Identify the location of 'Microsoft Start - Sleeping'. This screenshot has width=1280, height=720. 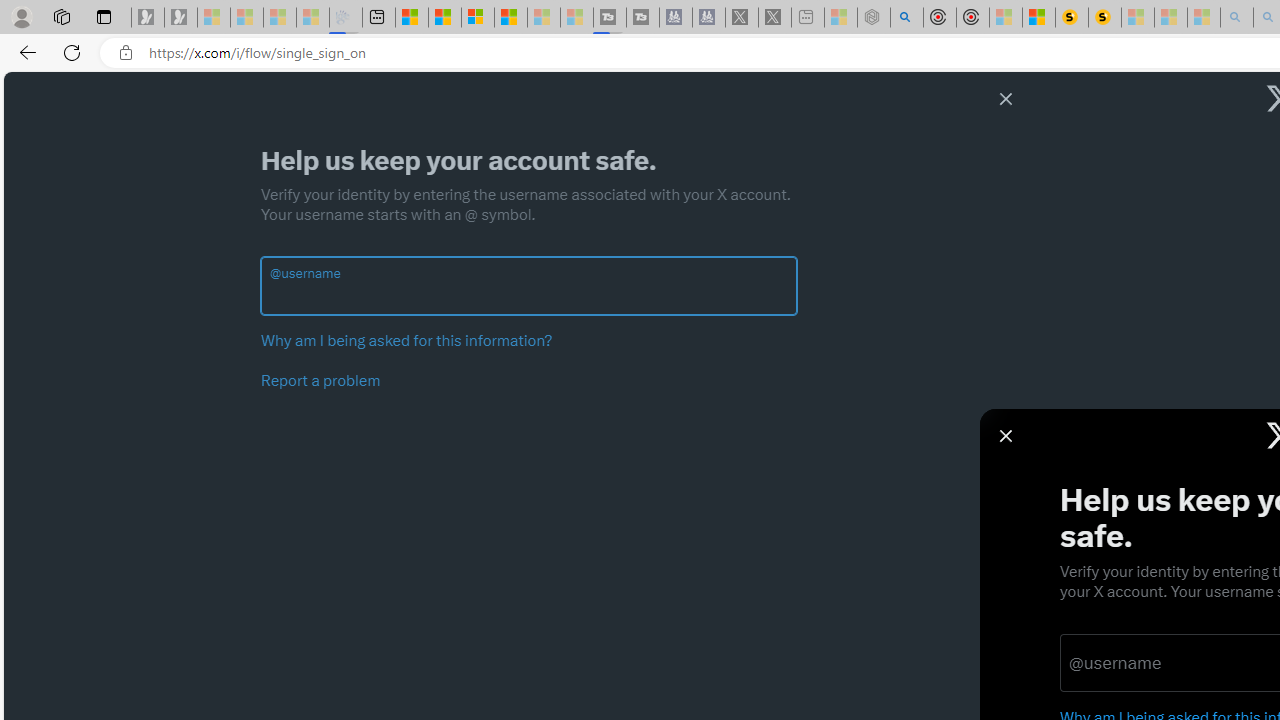
(544, 17).